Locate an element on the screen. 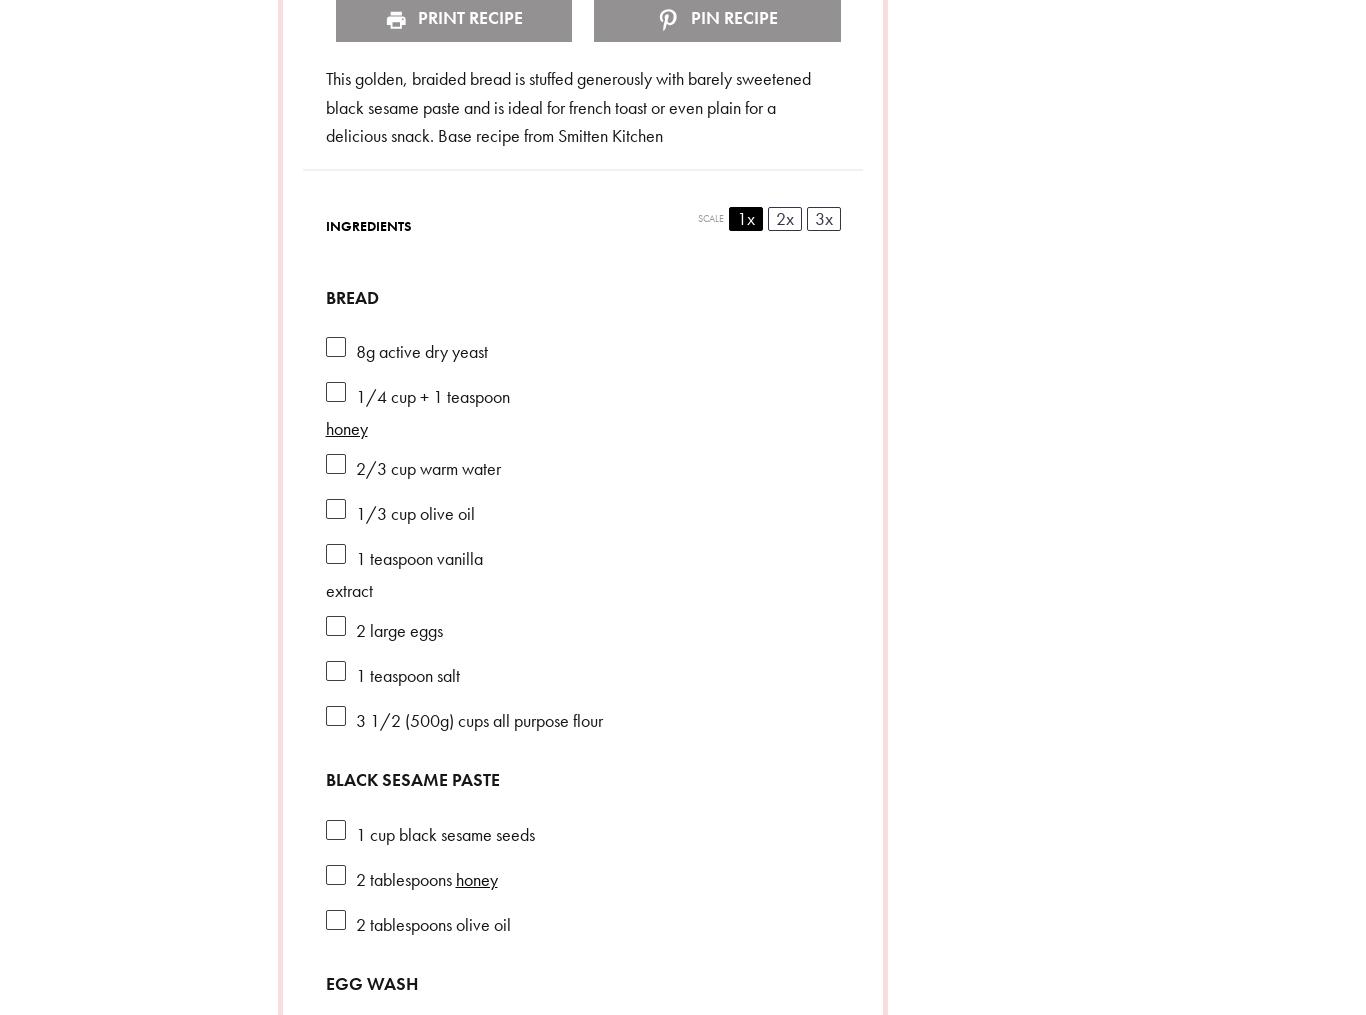  'vanilla extract' is located at coordinates (402, 573).